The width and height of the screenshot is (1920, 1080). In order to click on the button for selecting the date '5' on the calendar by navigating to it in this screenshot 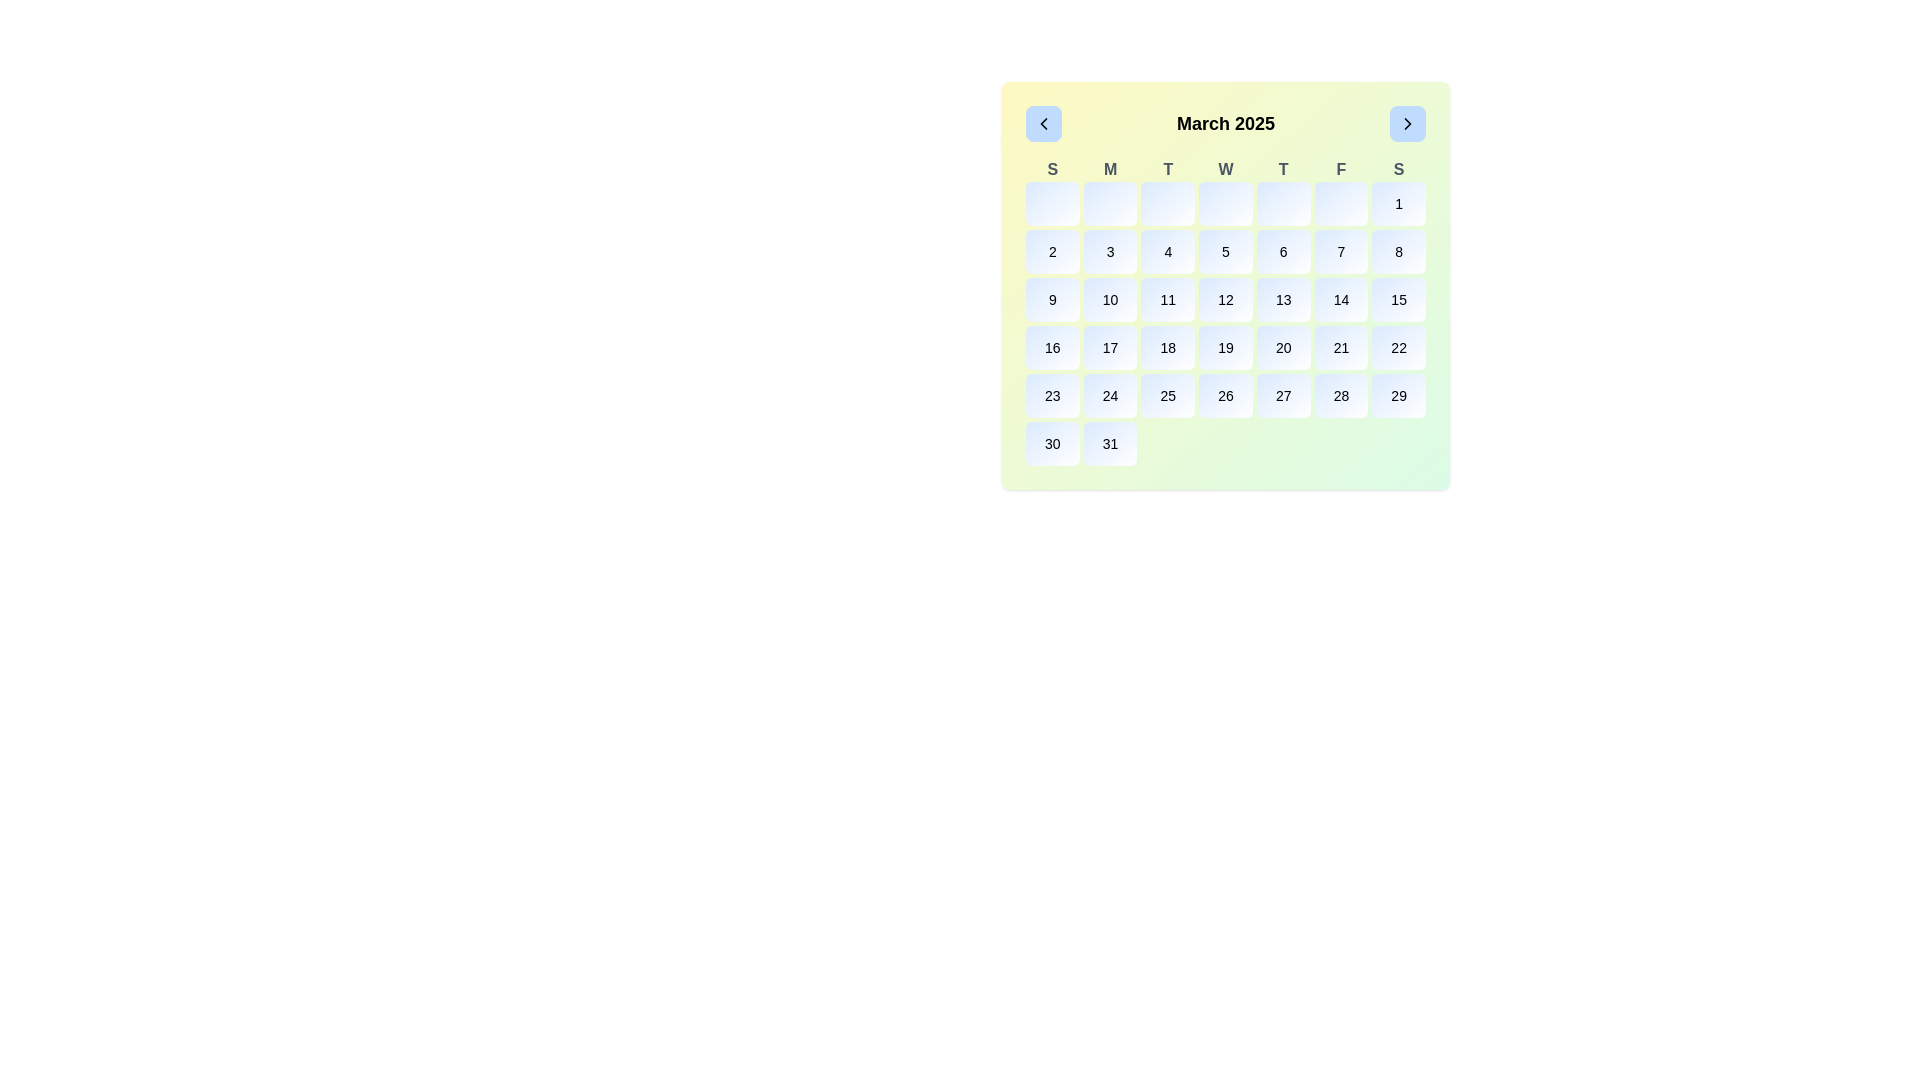, I will do `click(1224, 250)`.